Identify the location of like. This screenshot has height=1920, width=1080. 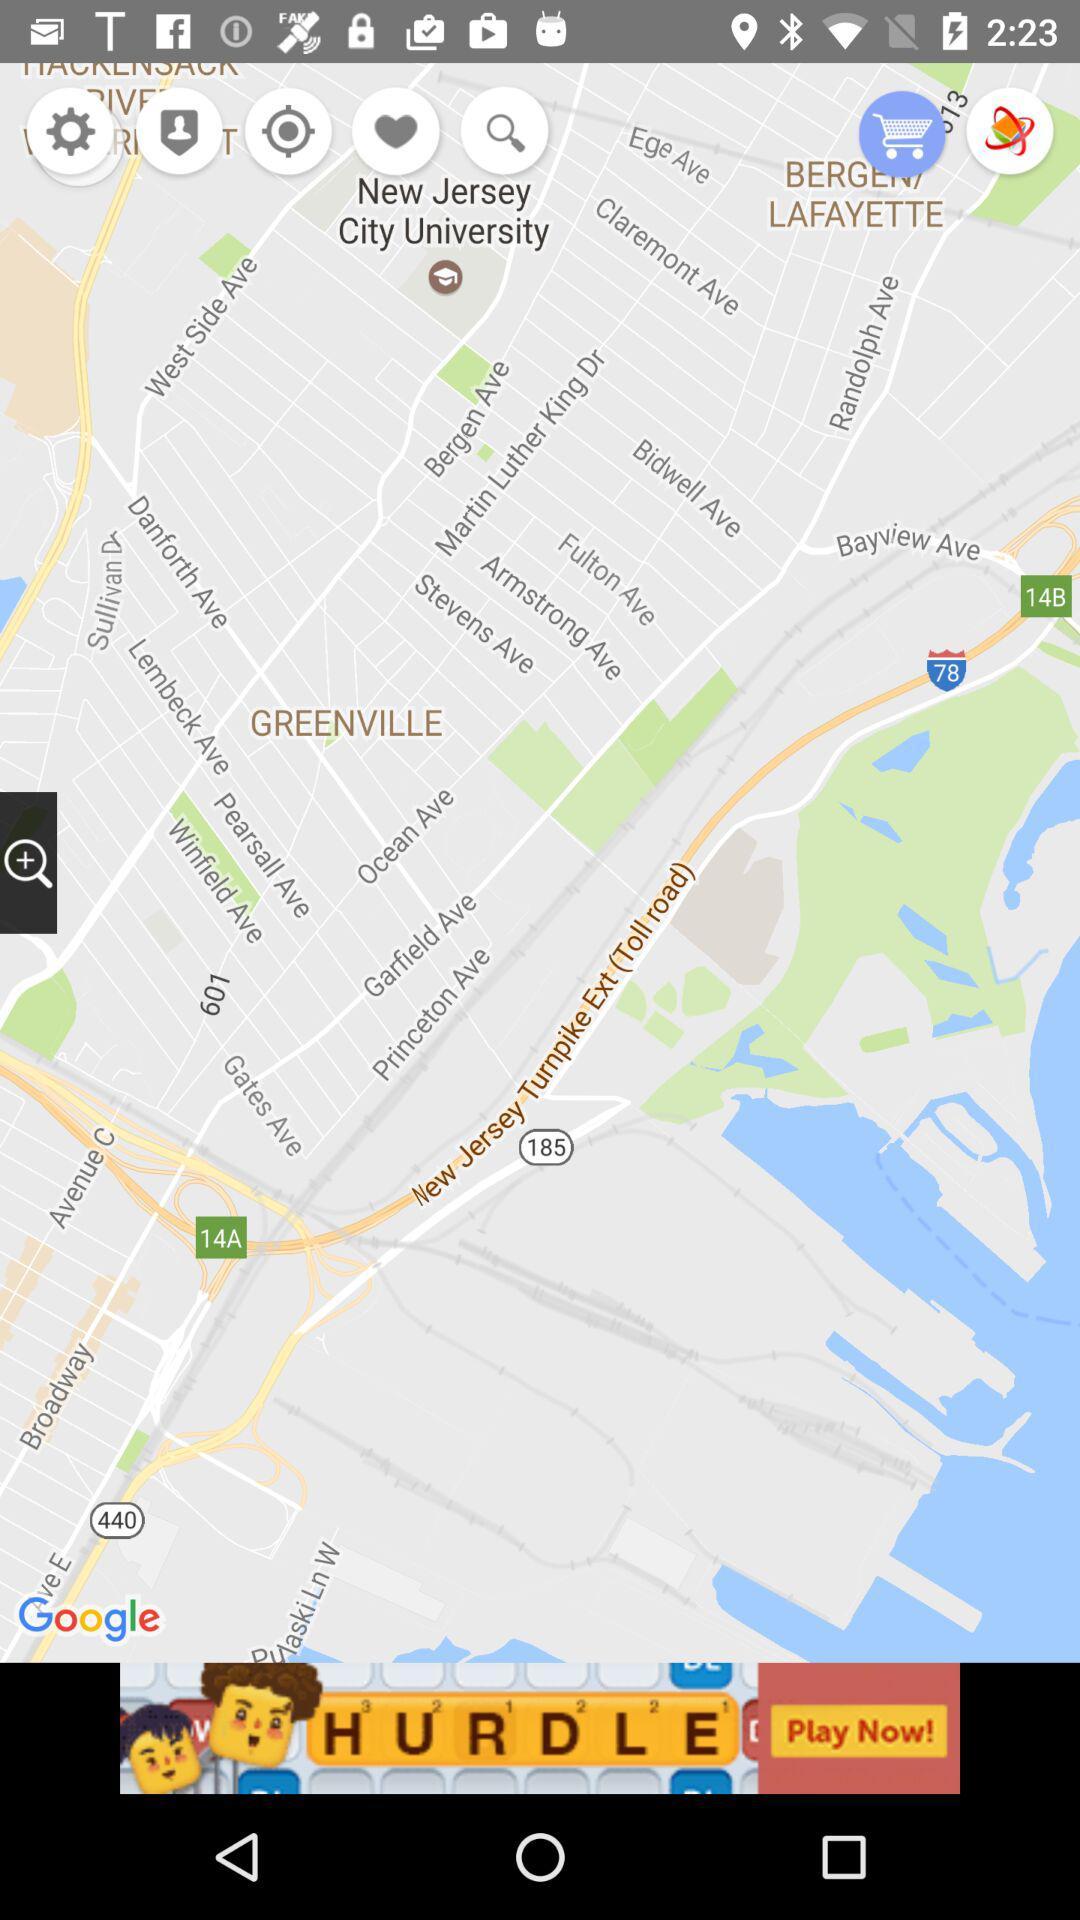
(397, 132).